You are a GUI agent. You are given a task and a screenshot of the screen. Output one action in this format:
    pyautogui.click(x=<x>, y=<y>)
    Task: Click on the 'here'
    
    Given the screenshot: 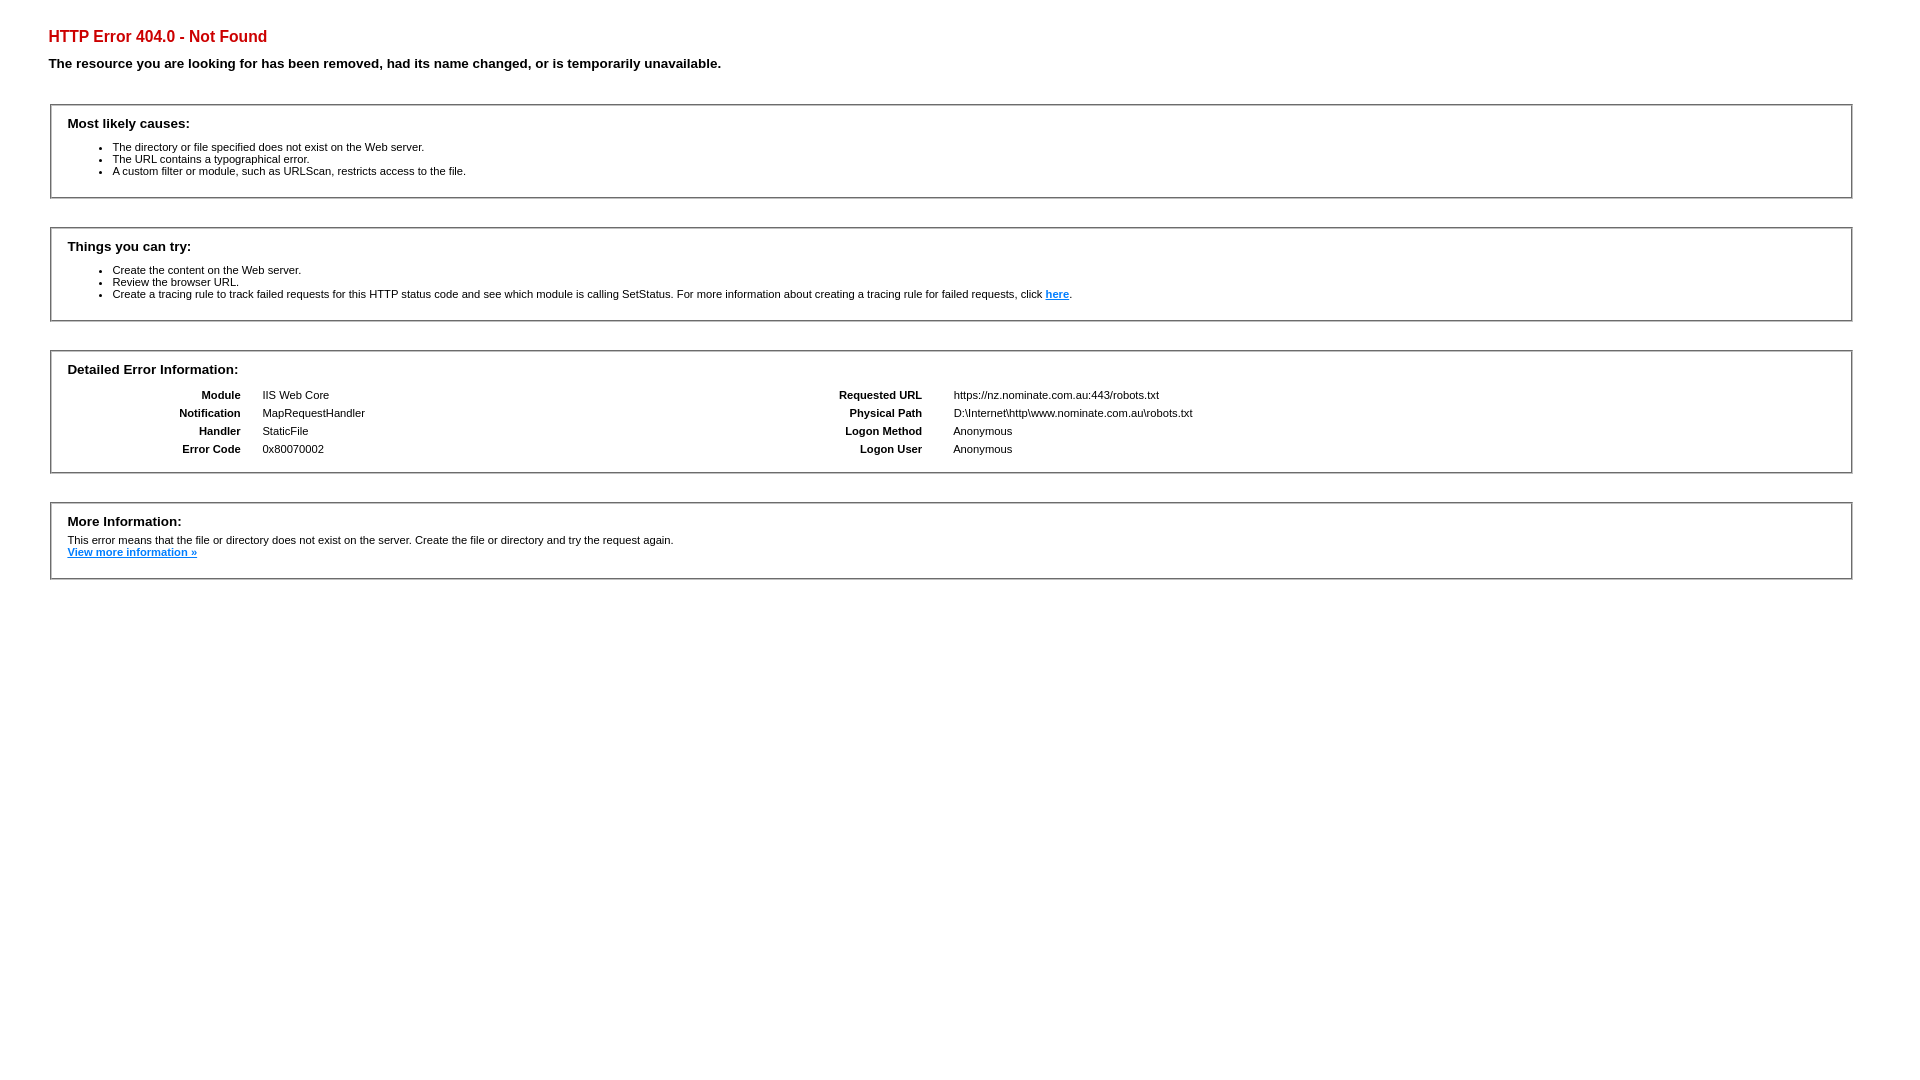 What is the action you would take?
    pyautogui.click(x=1056, y=293)
    